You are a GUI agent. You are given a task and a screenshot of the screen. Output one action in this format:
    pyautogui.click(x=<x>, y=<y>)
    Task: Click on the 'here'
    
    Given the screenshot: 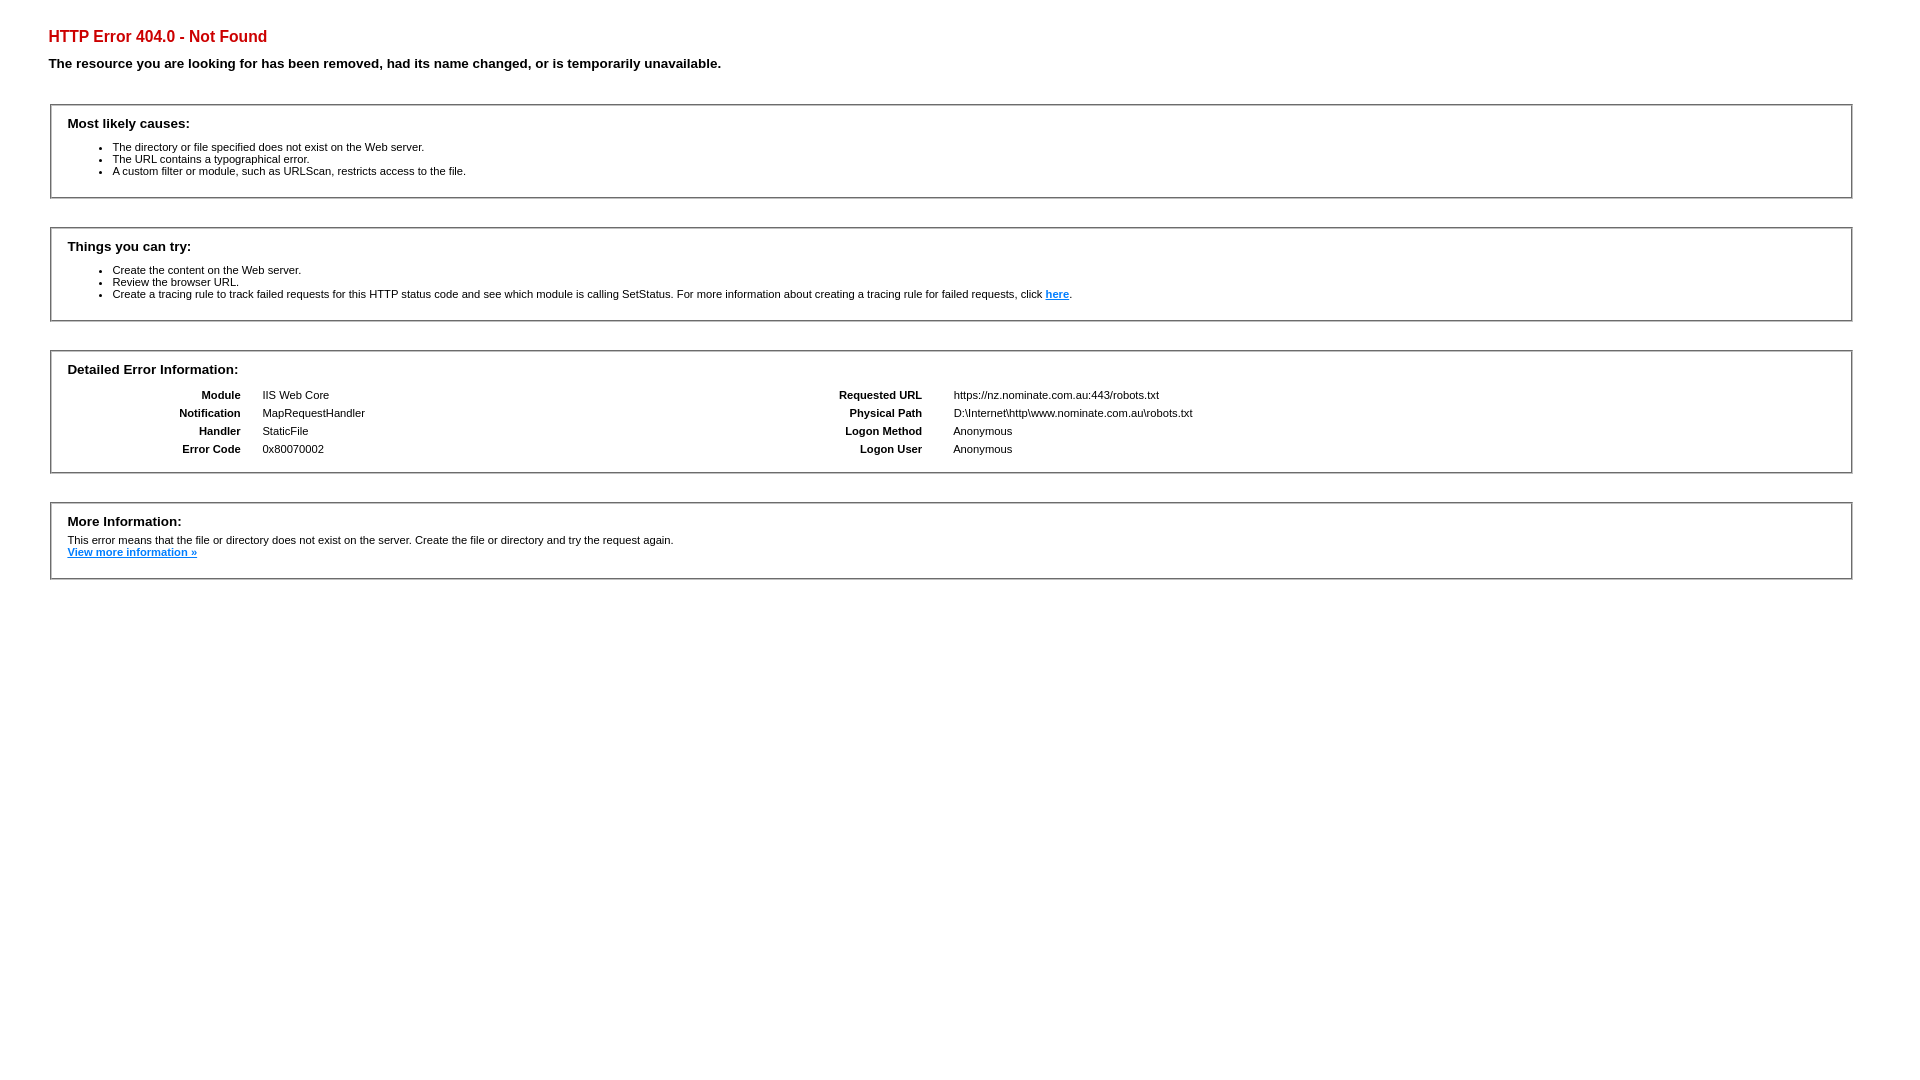 What is the action you would take?
    pyautogui.click(x=1056, y=293)
    